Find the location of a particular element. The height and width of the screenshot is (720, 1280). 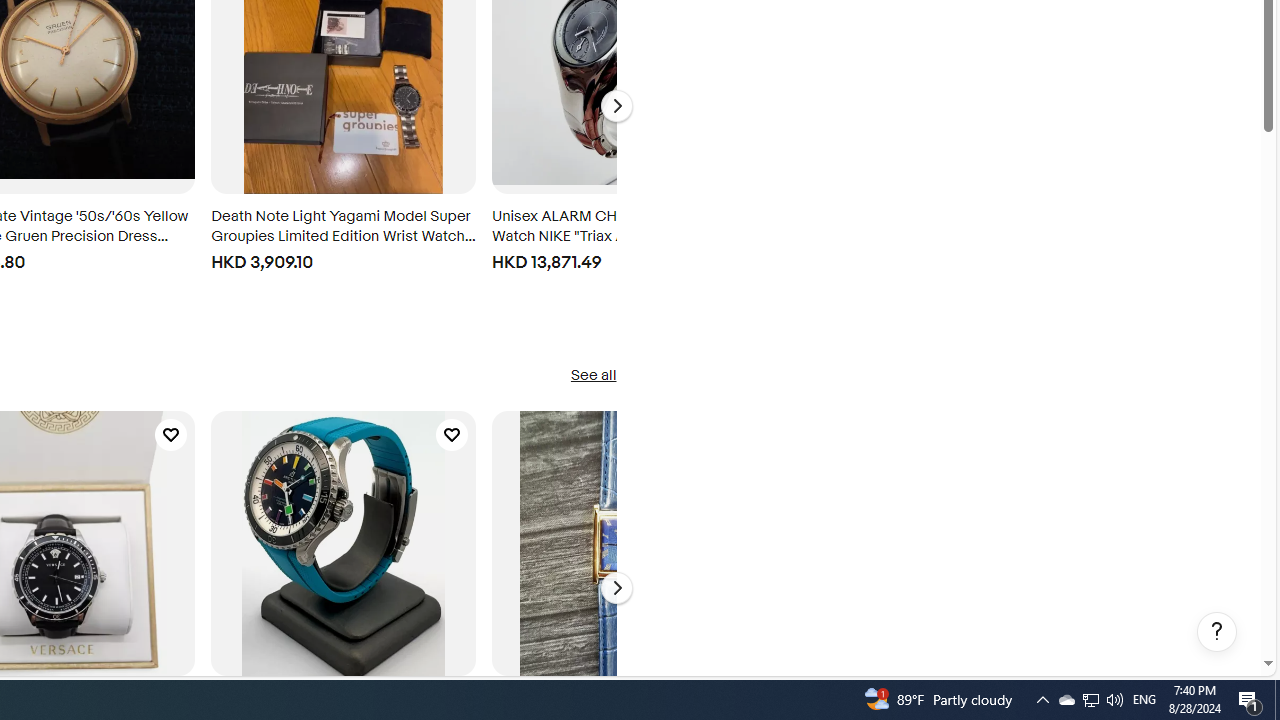

'Go to the next slide, Your Recently Viewed Items - Carousel' is located at coordinates (615, 106).